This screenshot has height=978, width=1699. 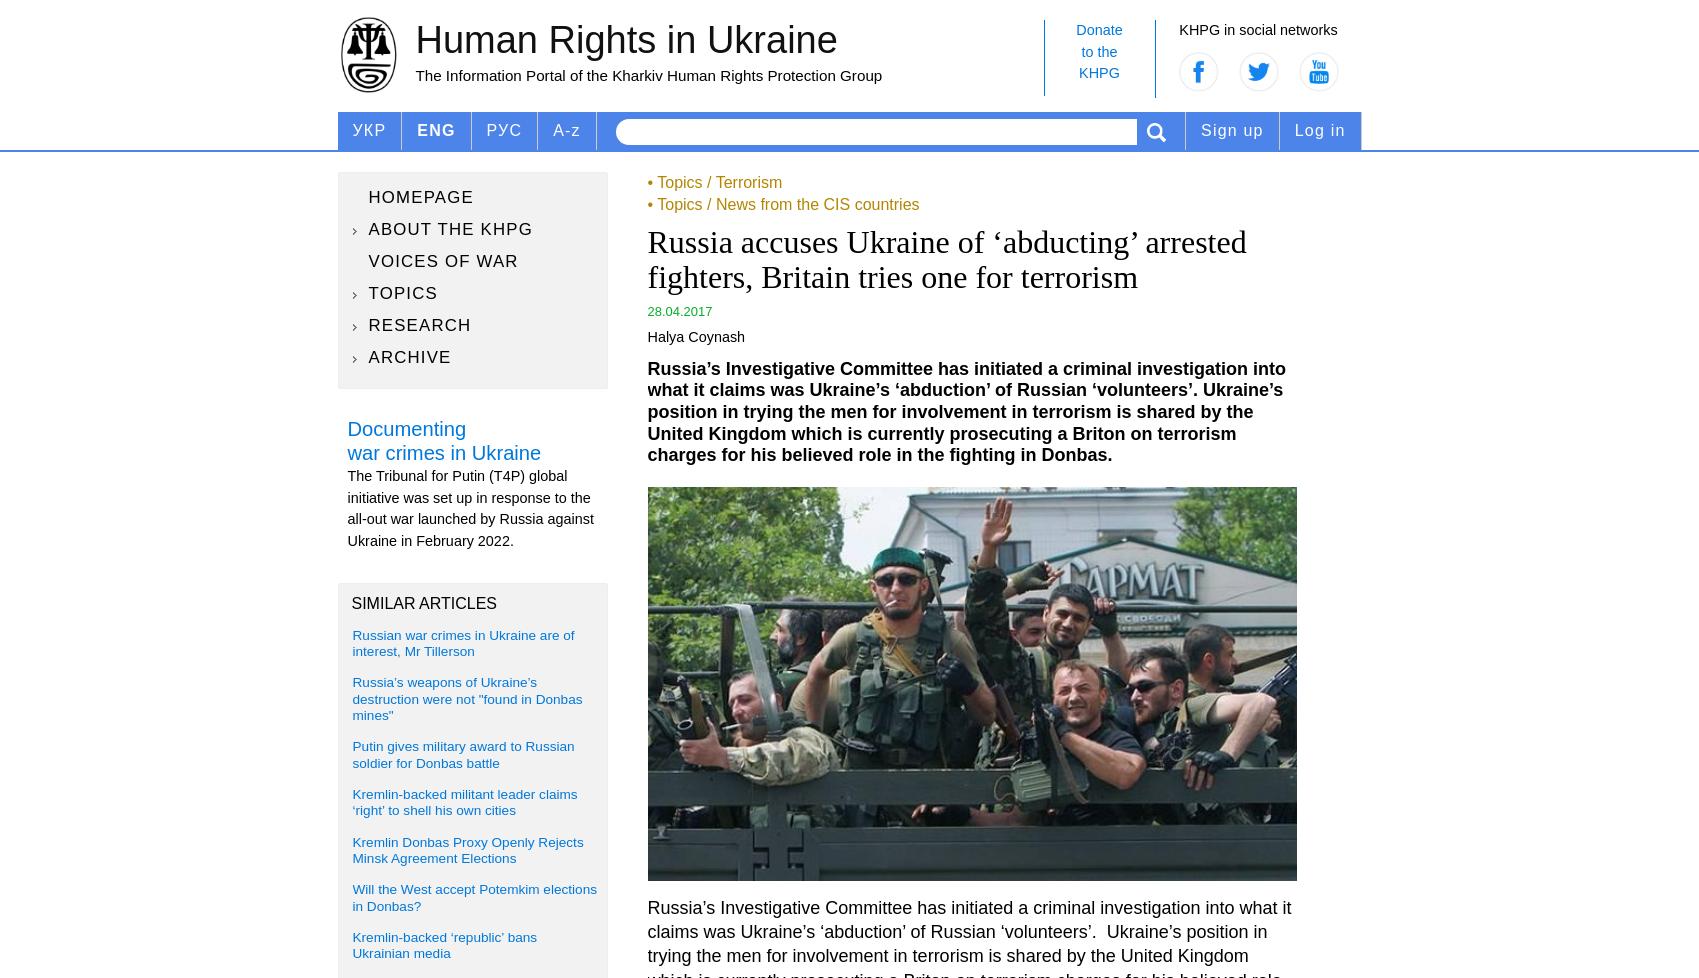 What do you see at coordinates (1080, 50) in the screenshot?
I see `'to the'` at bounding box center [1080, 50].